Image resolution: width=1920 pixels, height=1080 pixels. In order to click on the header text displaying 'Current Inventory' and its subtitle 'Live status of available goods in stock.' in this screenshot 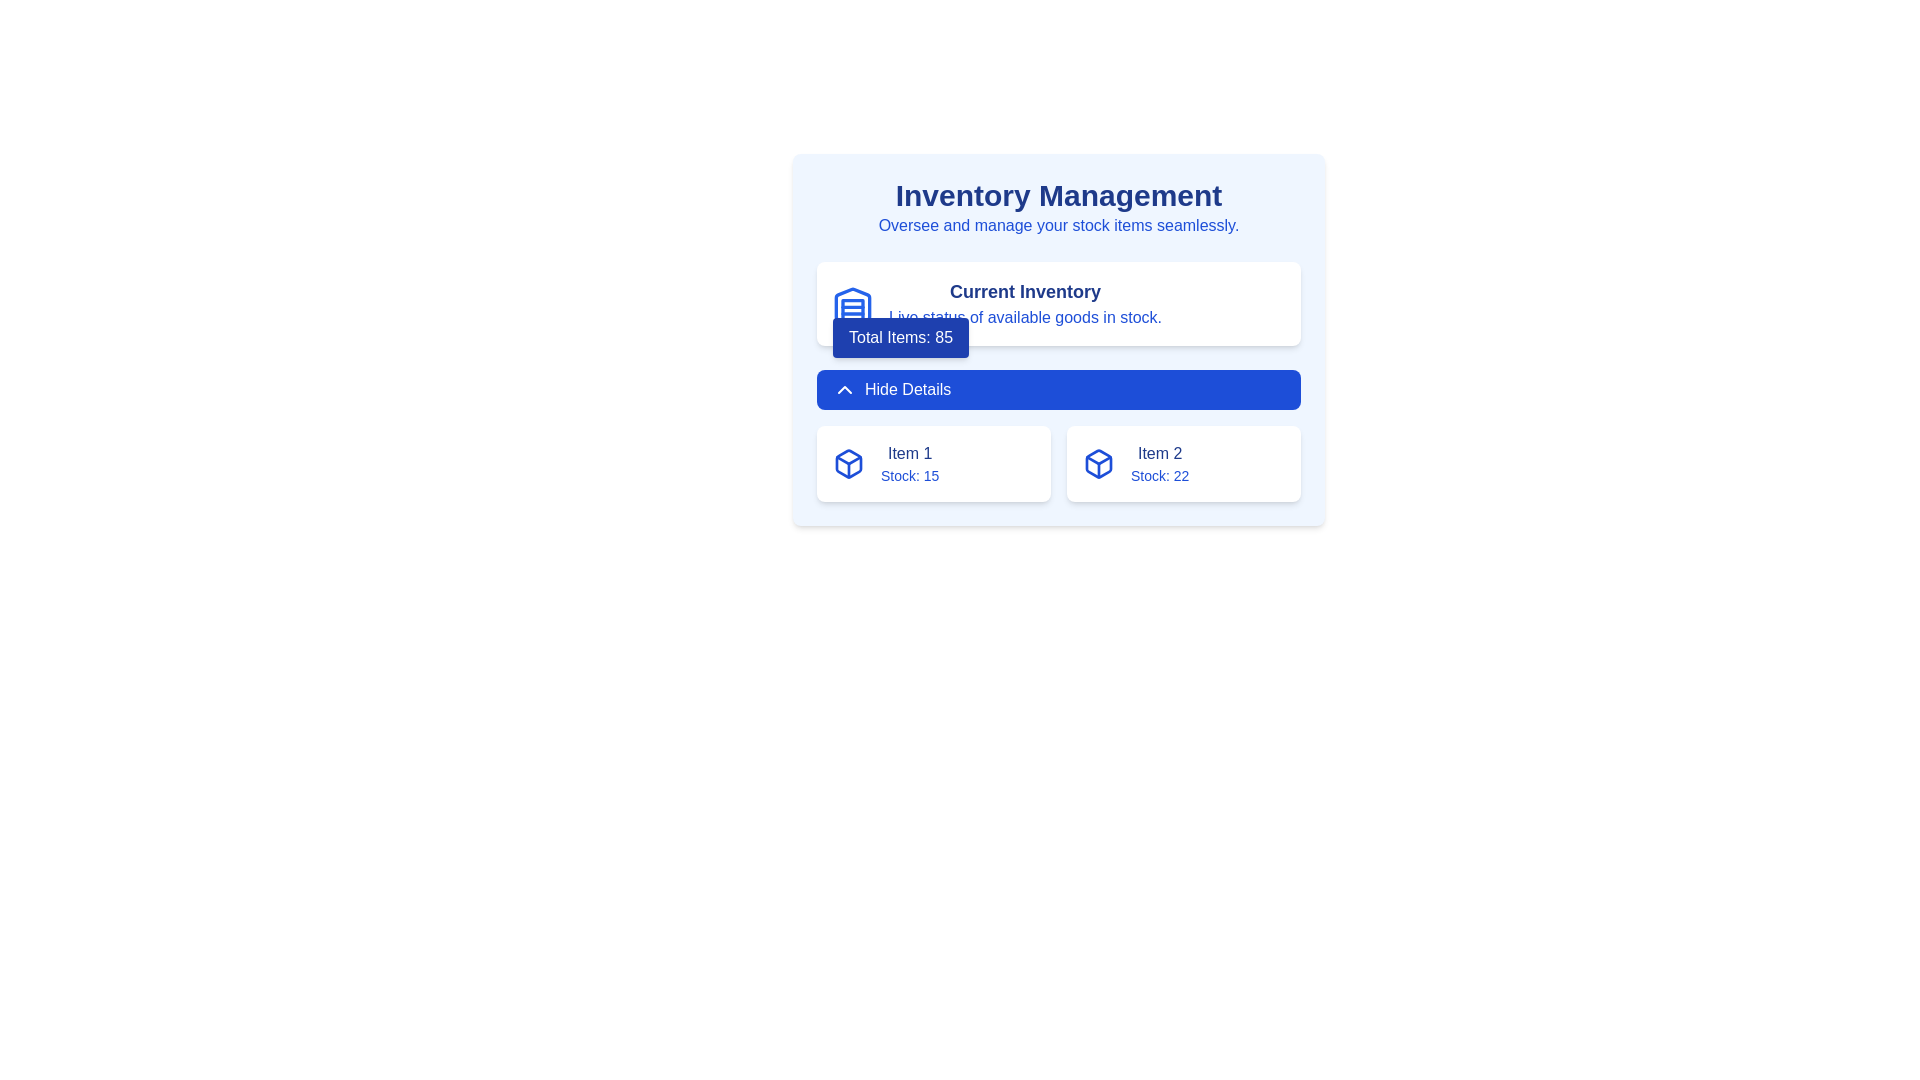, I will do `click(1025, 304)`.